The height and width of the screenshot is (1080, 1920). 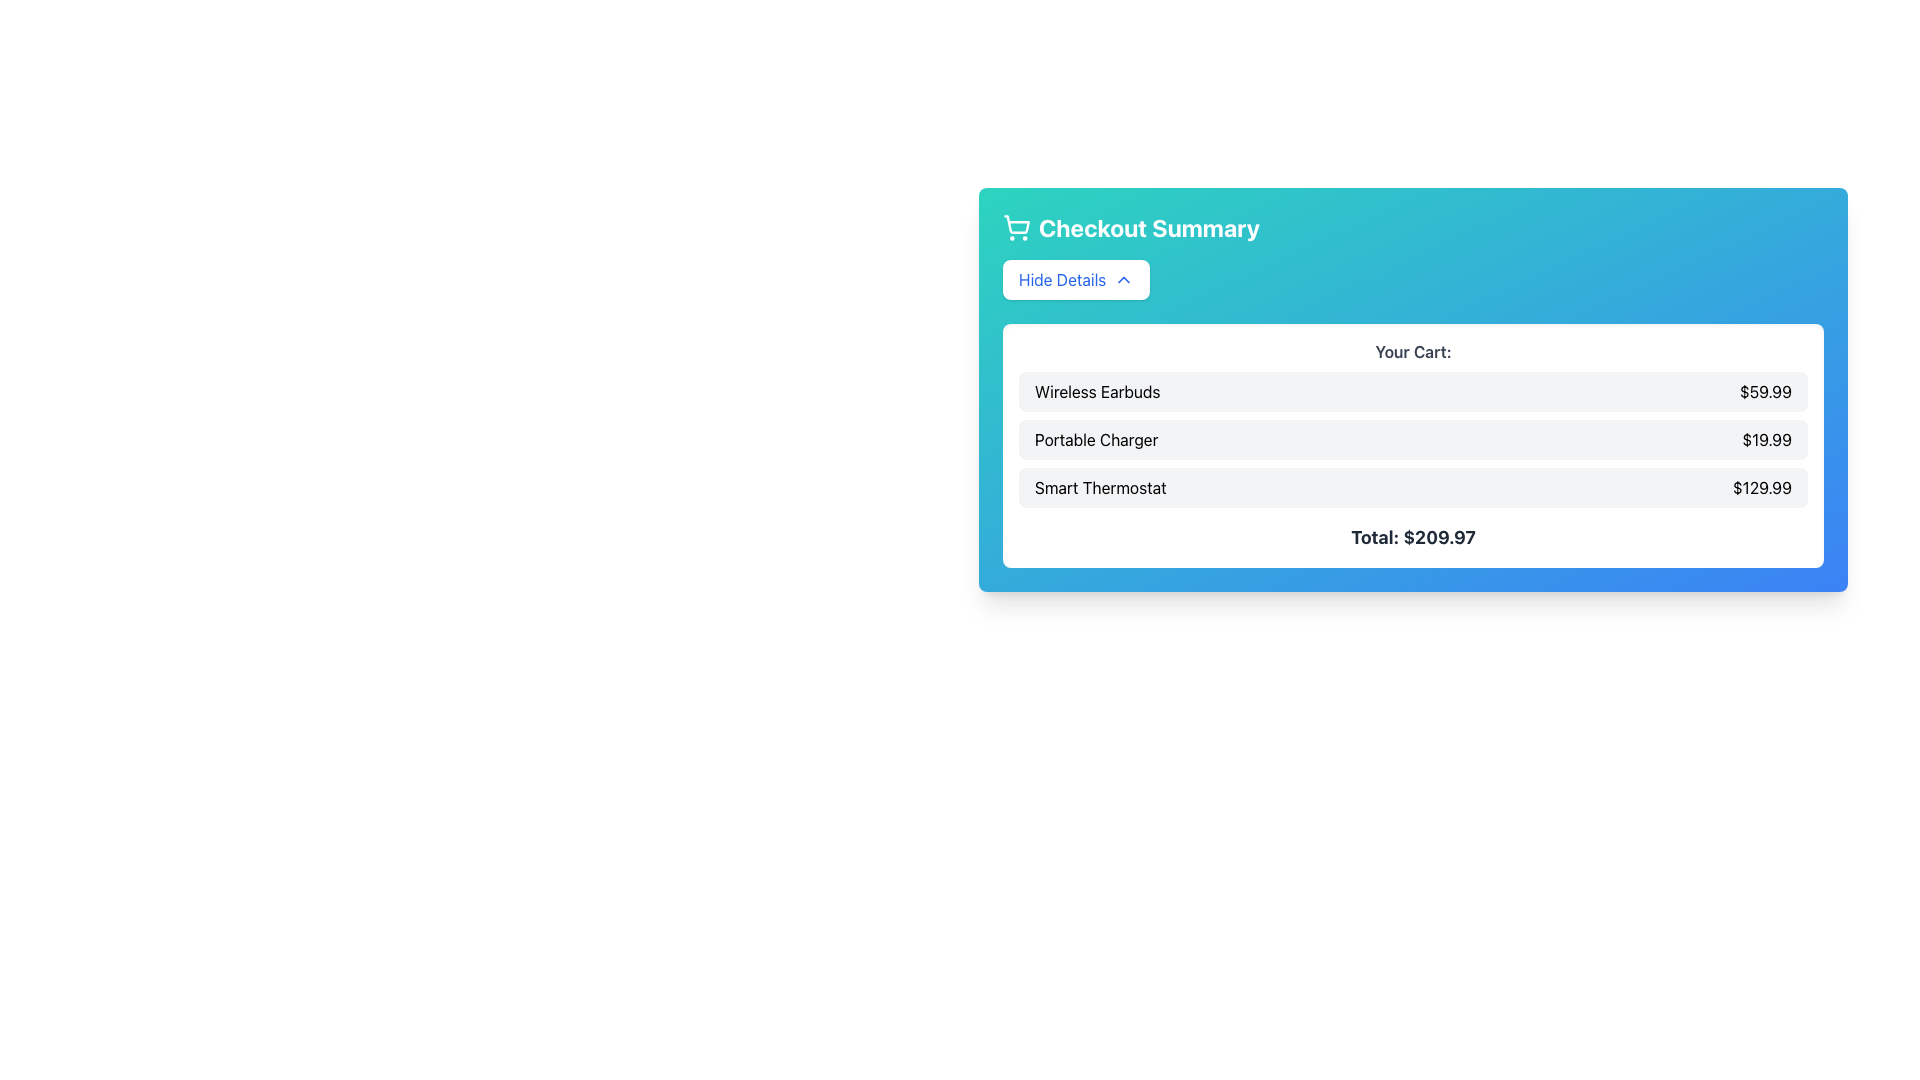 What do you see at coordinates (1412, 536) in the screenshot?
I see `the total cost text label displayed under the cart summary, styled with bold text and a larger font size, located at the bottom of a white card with shadow and rounded corners` at bounding box center [1412, 536].